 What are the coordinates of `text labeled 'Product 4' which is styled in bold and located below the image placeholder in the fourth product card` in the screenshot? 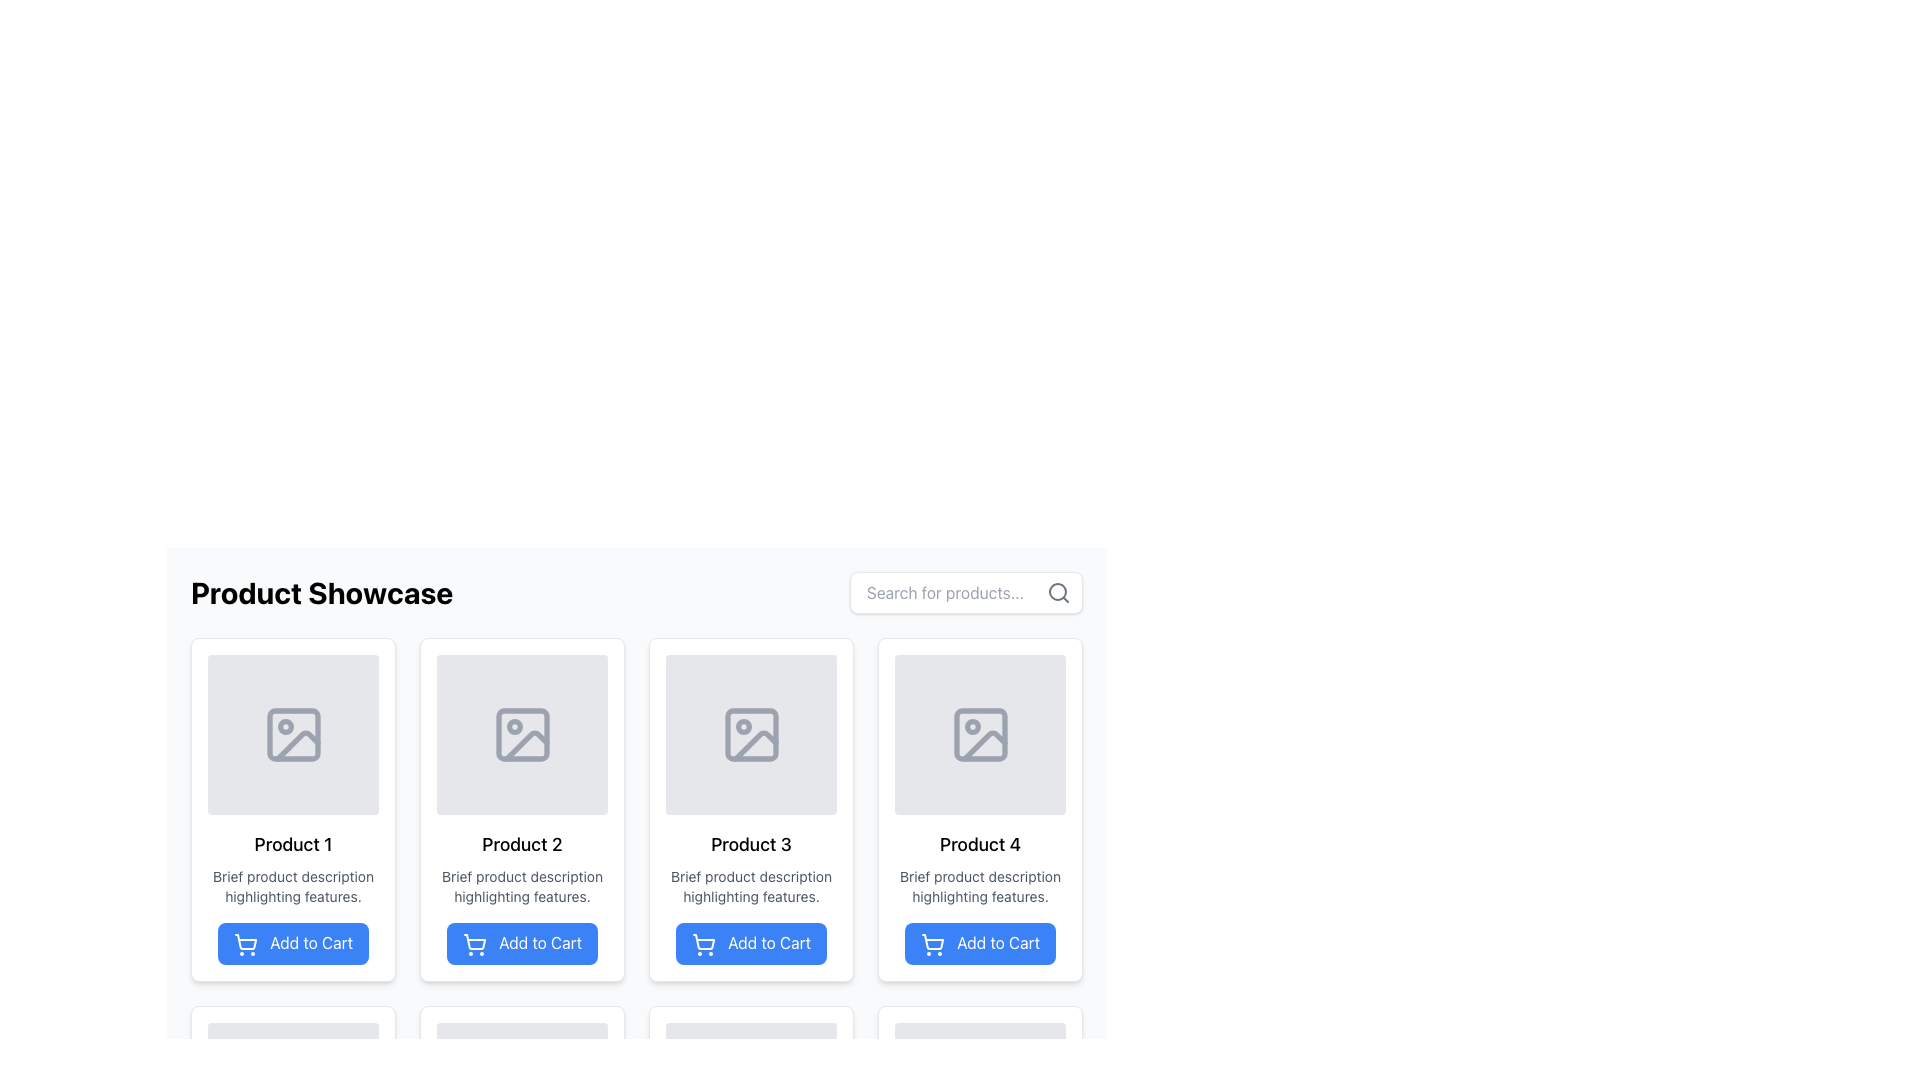 It's located at (980, 844).